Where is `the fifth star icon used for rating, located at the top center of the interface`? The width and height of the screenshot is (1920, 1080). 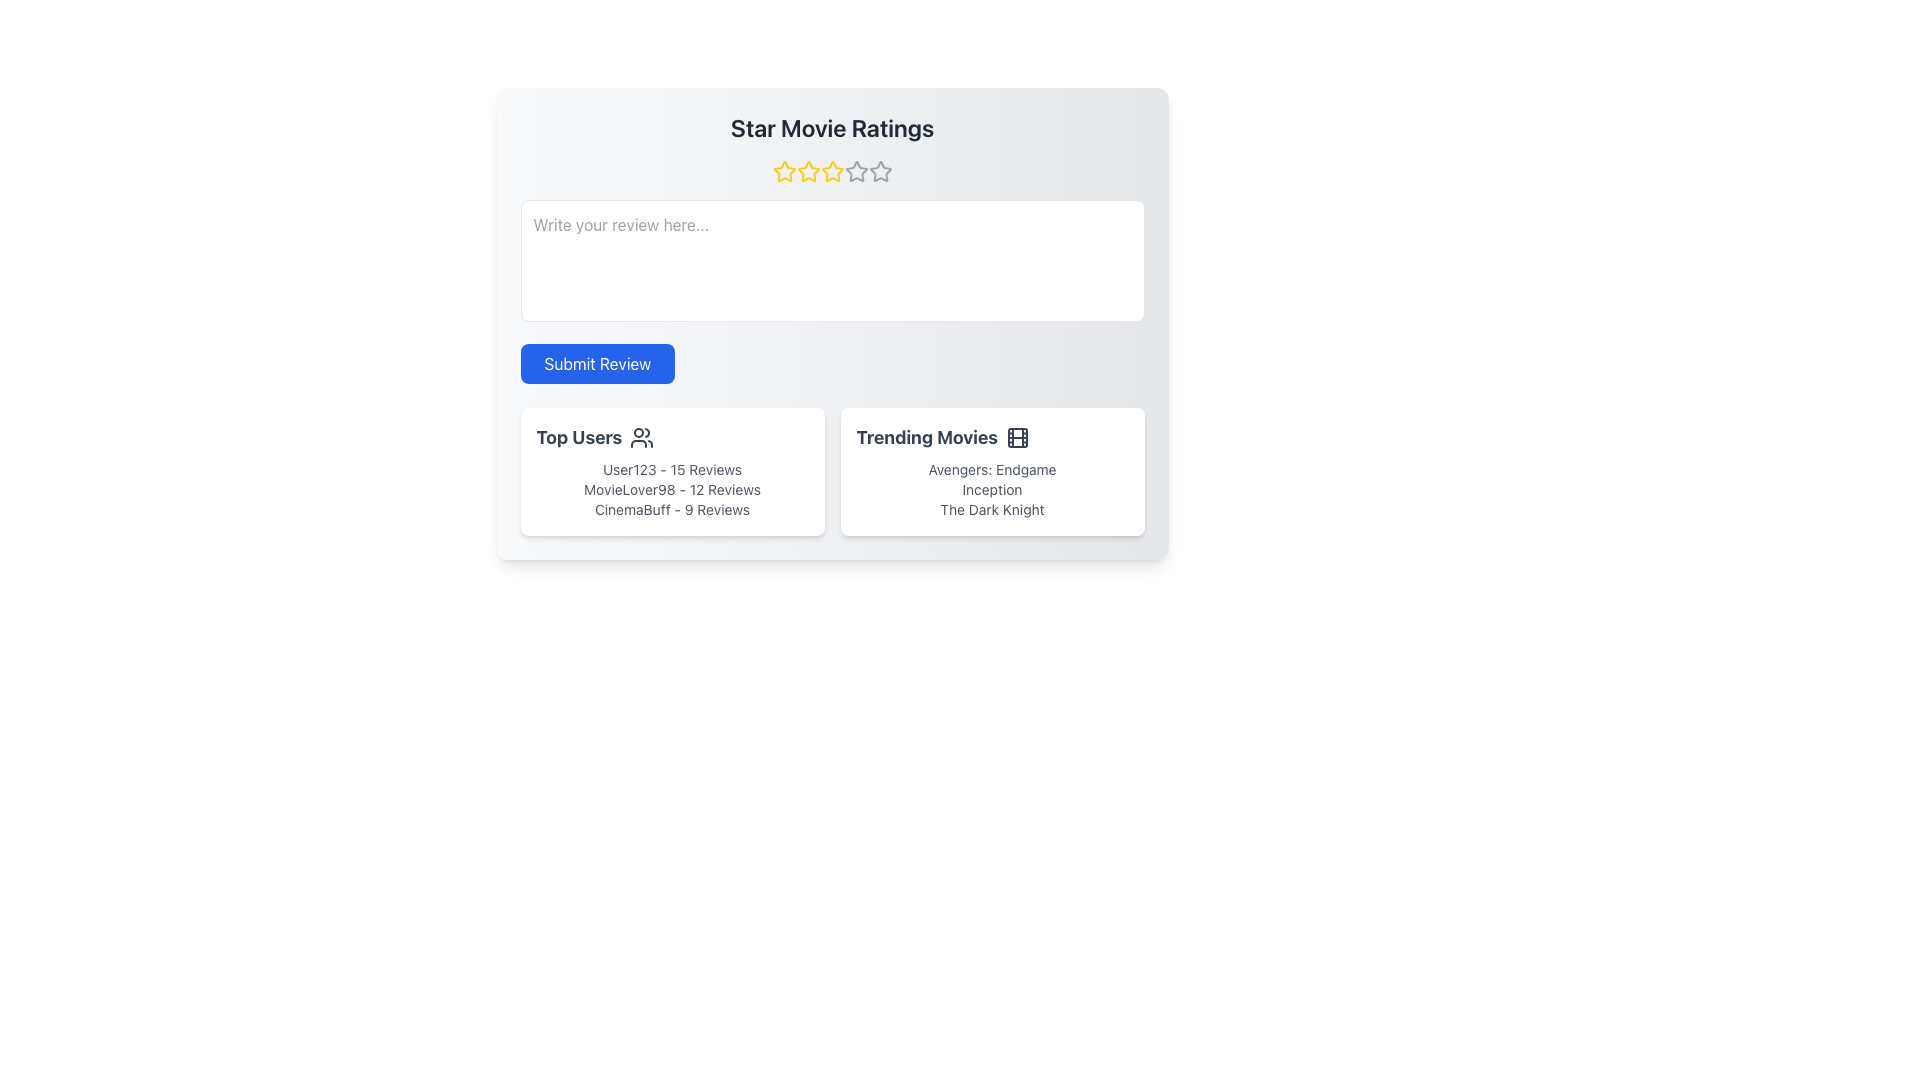
the fifth star icon used for rating, located at the top center of the interface is located at coordinates (880, 171).